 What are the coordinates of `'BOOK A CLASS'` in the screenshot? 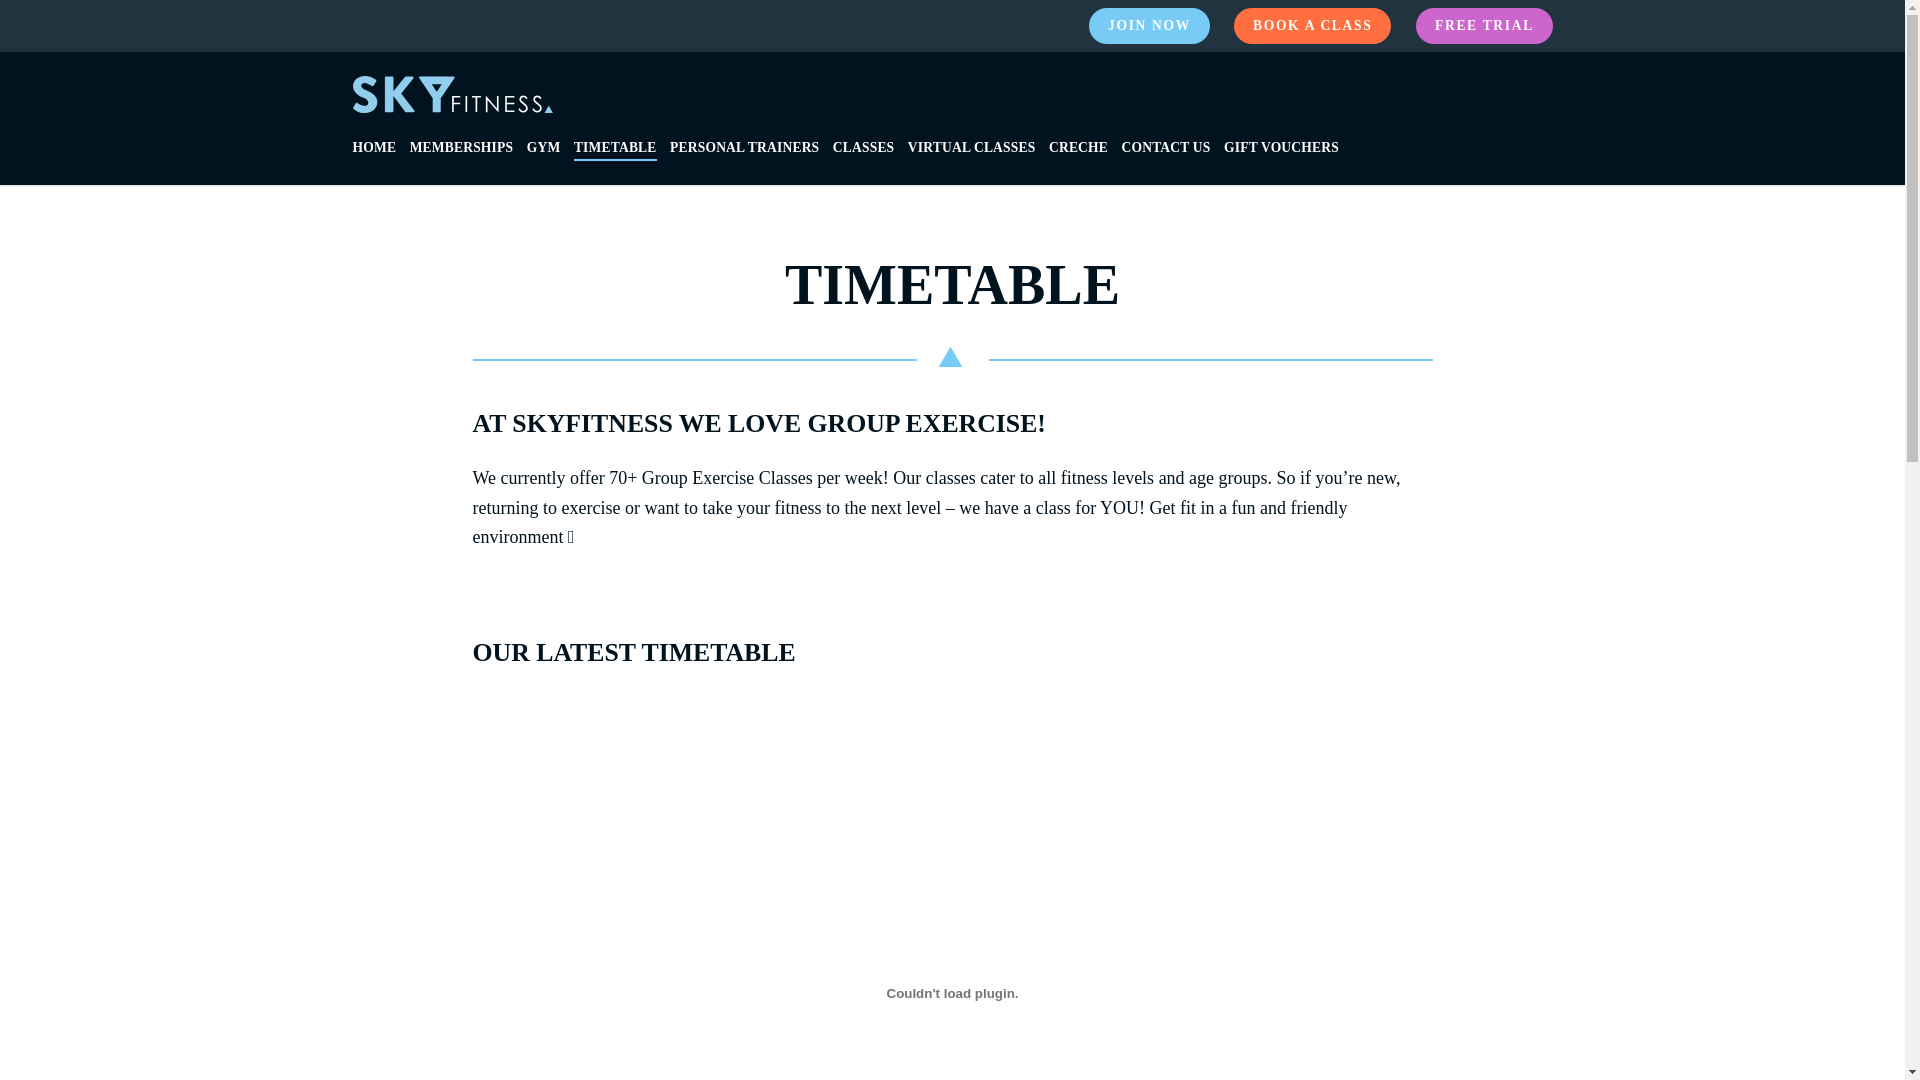 It's located at (1232, 26).